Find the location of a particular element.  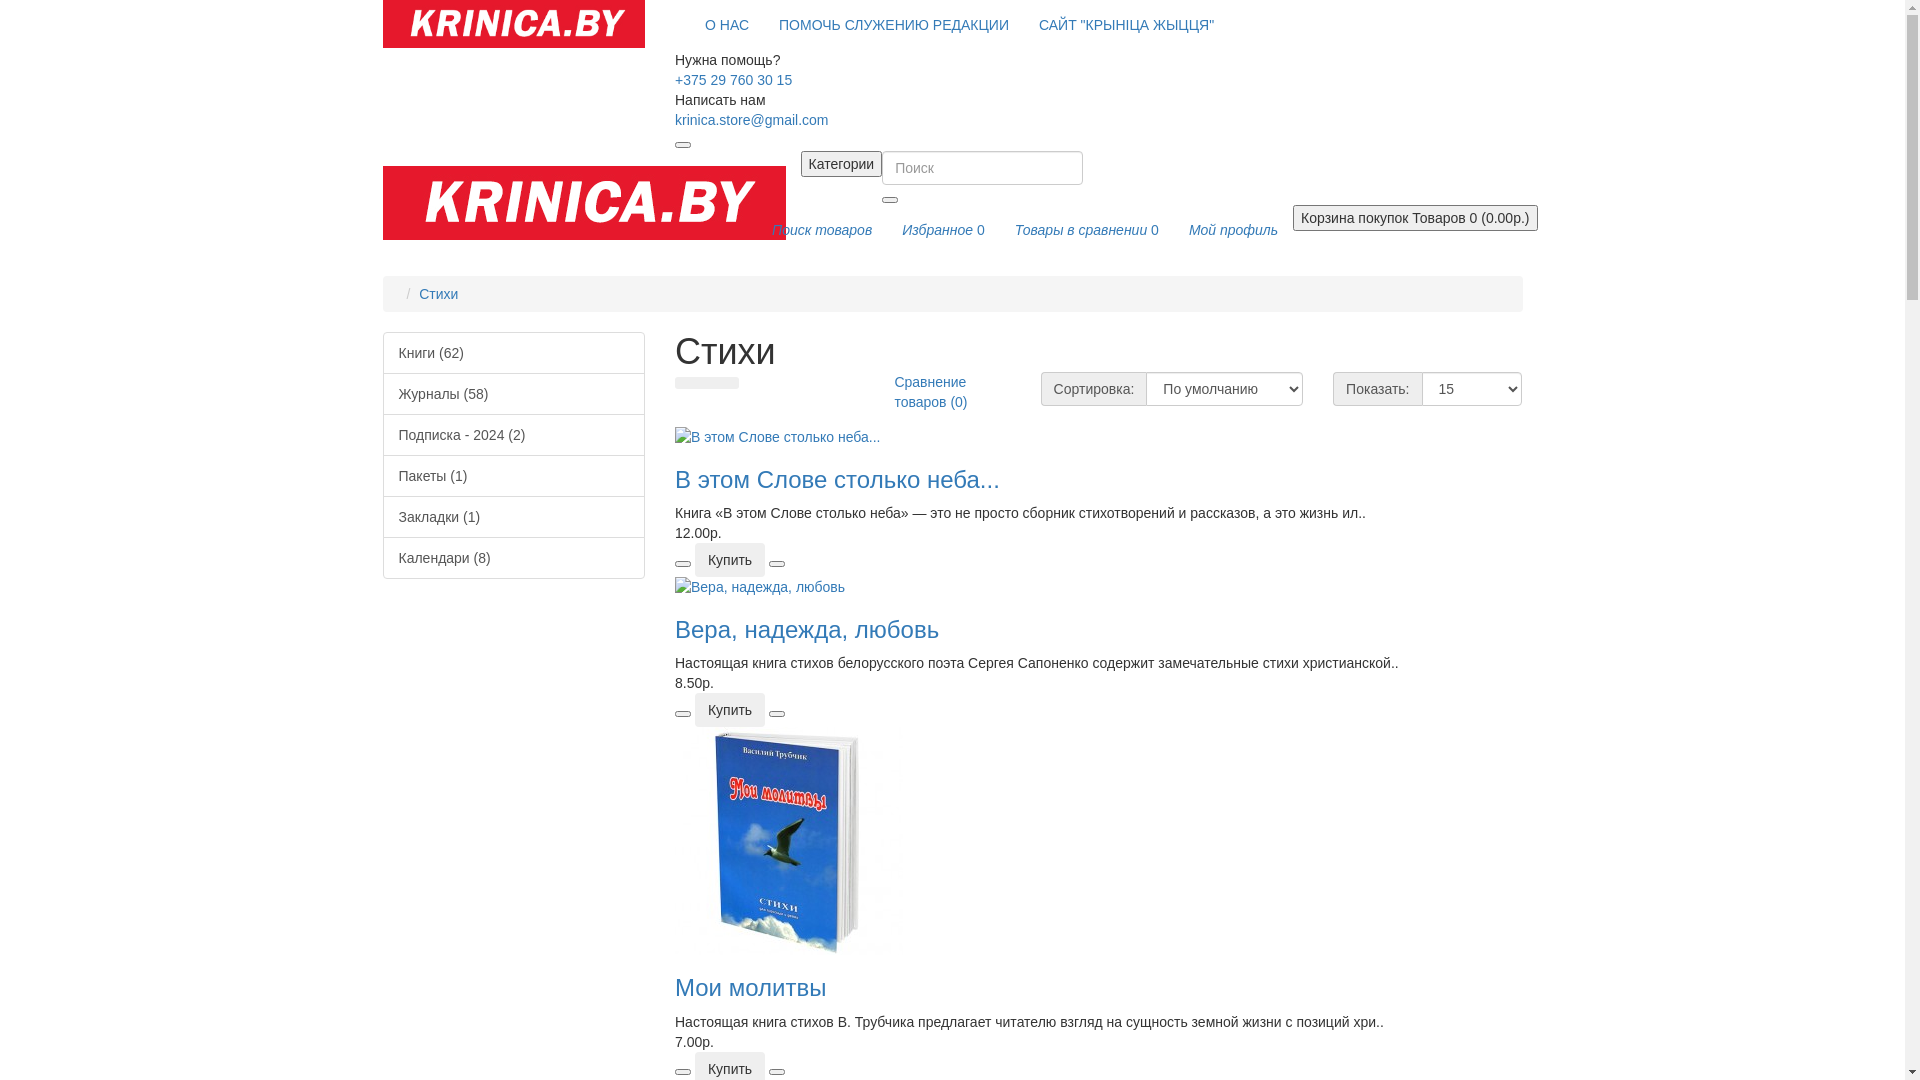

'krinica.store@gmail.com' is located at coordinates (750, 119).